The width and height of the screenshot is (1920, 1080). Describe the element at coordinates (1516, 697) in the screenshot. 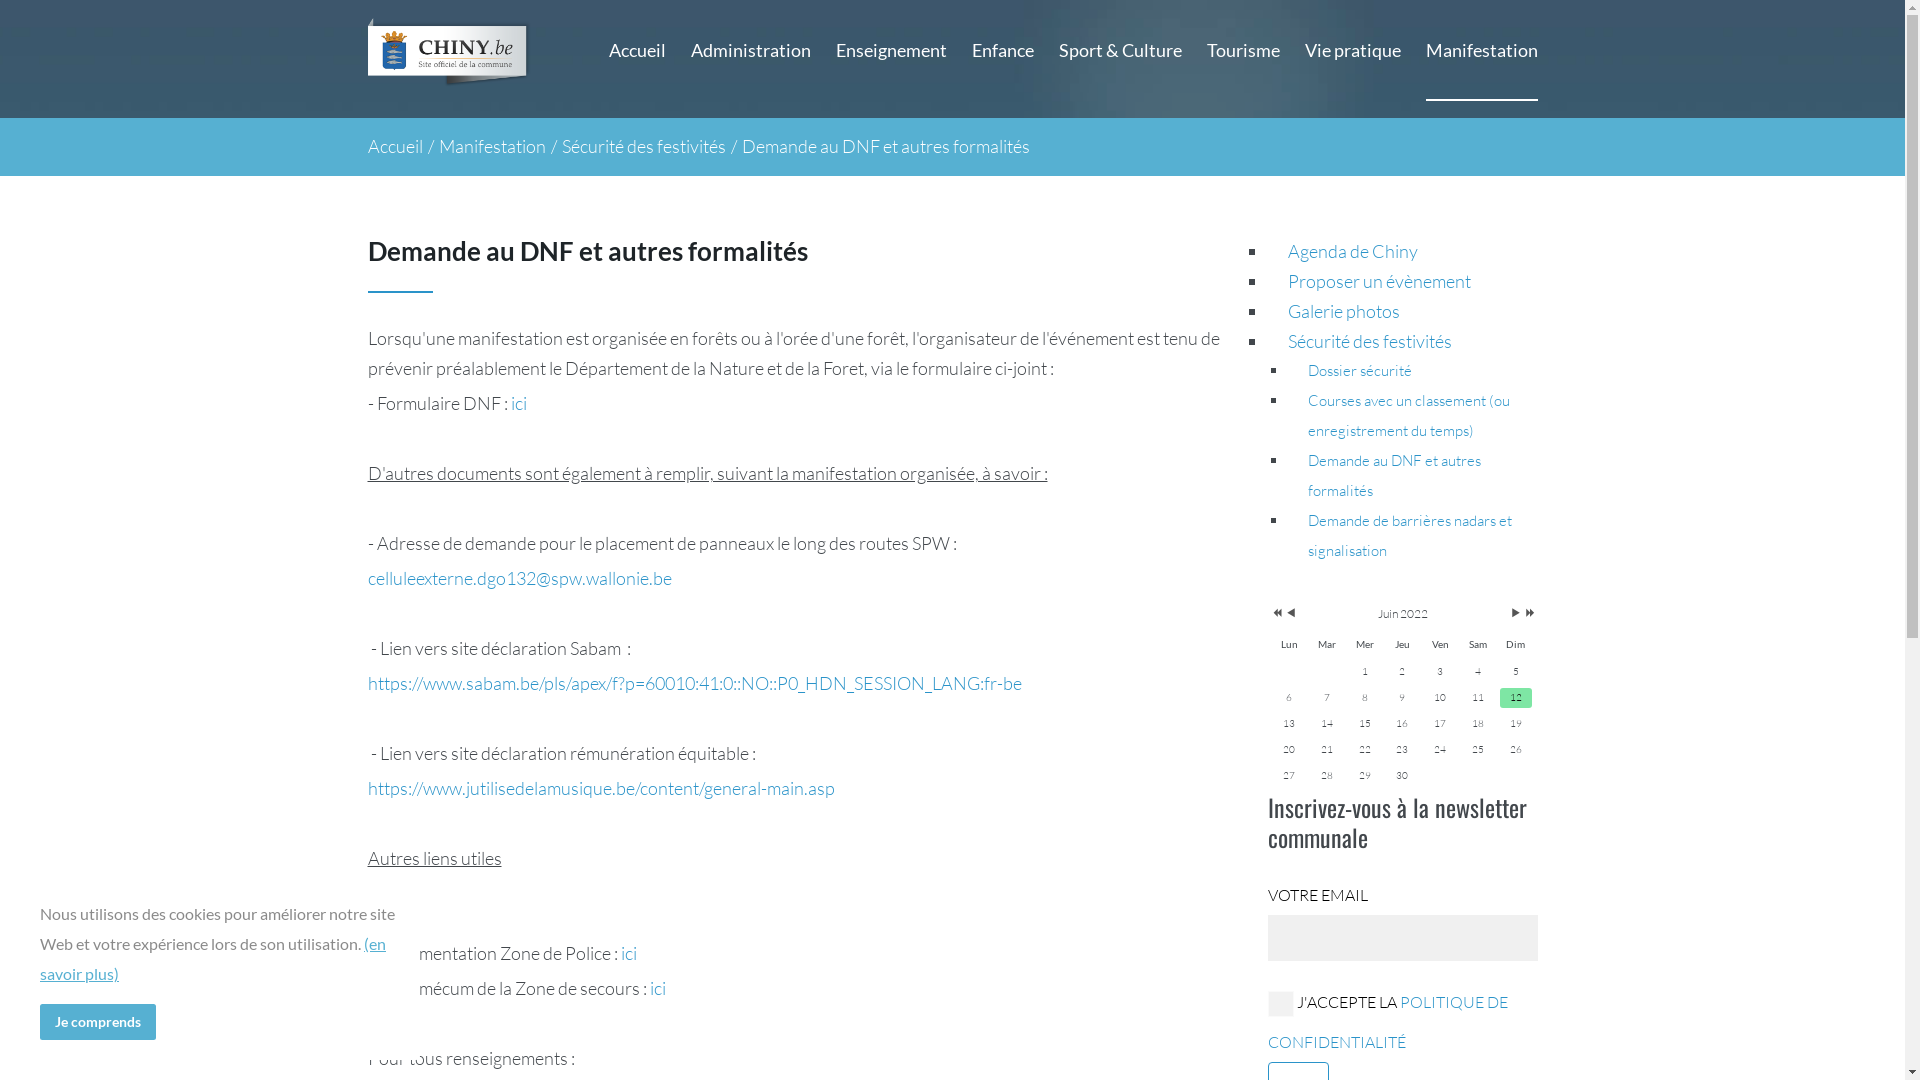

I see `'12'` at that location.